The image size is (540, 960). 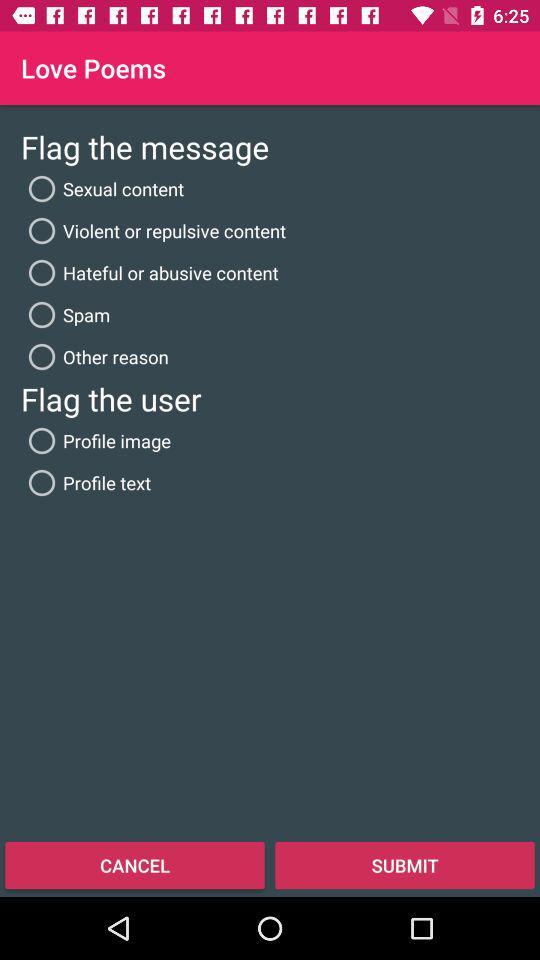 I want to click on the sexual content icon, so click(x=102, y=189).